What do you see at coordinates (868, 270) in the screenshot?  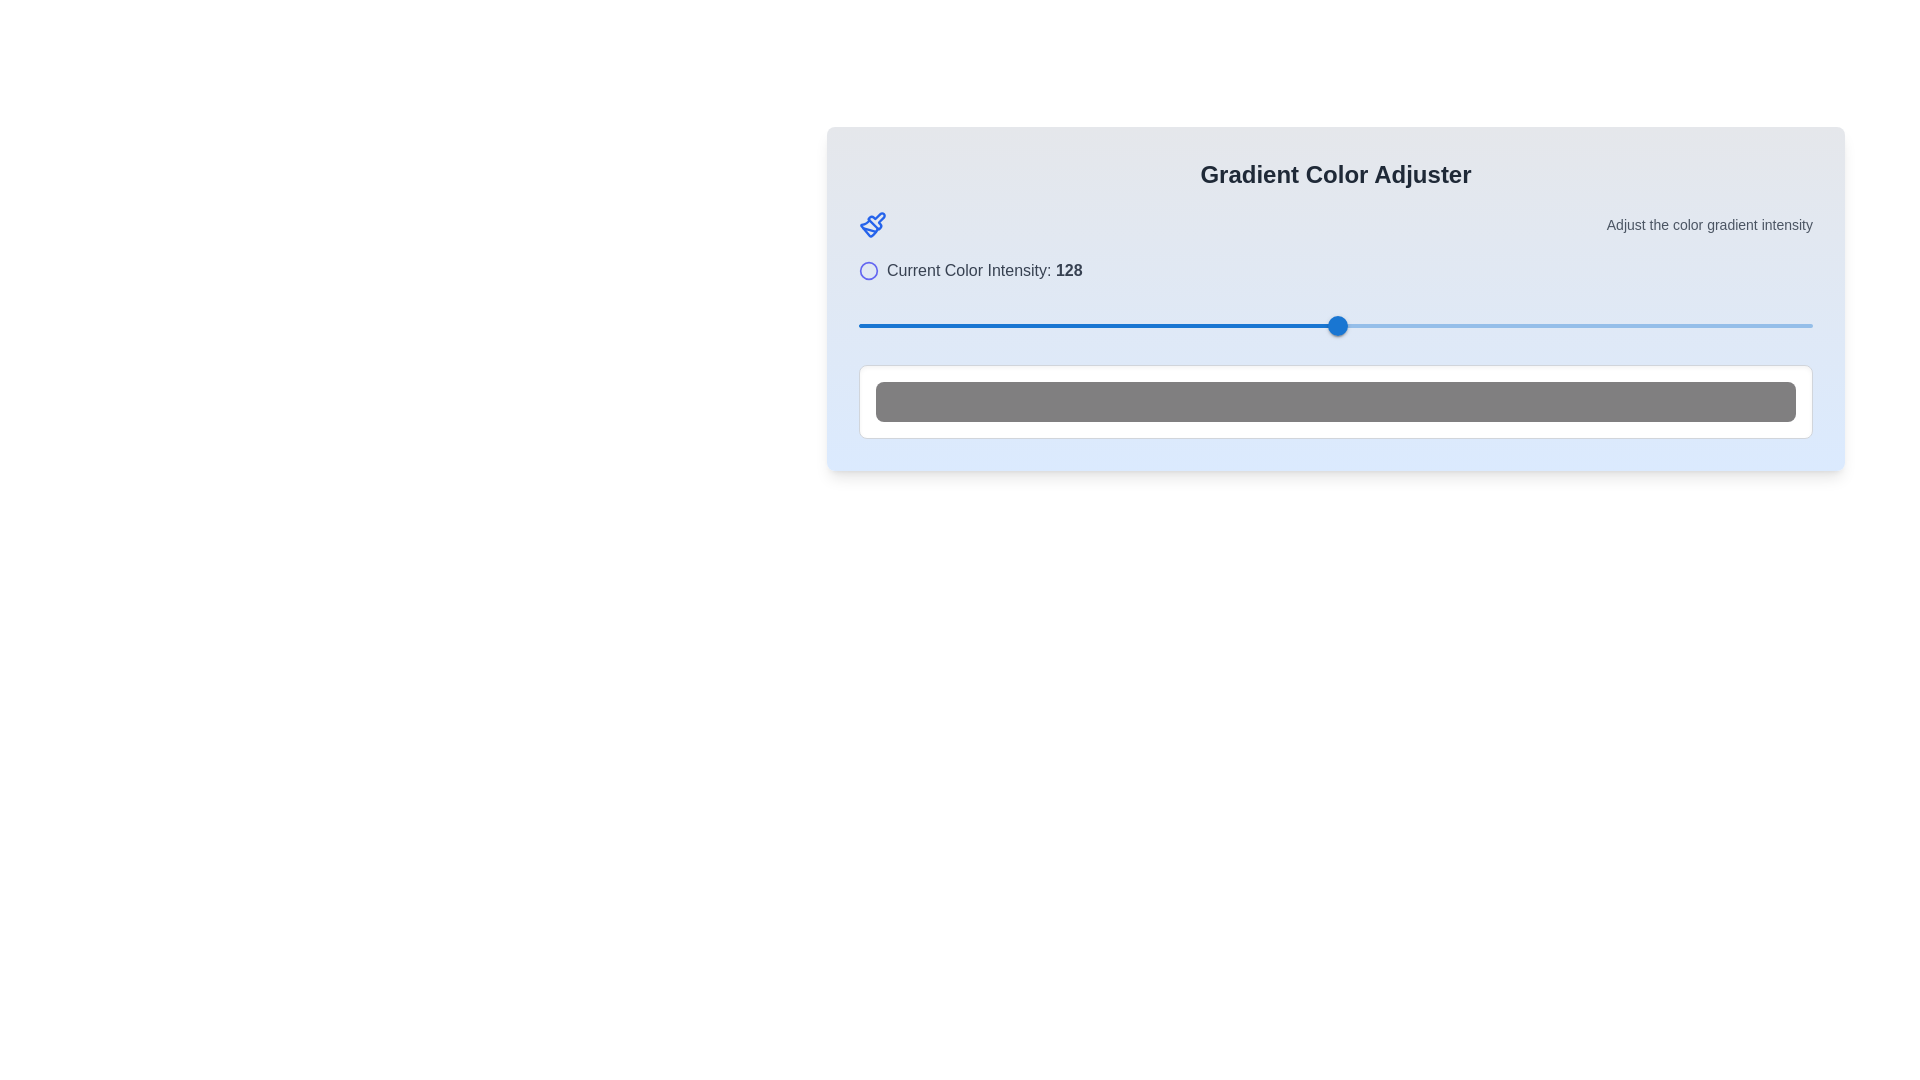 I see `the circular icon located to the left of the text 'Current Color Intensity: 128', which has a hollow appearance and dimensions of 24x24 pixels` at bounding box center [868, 270].